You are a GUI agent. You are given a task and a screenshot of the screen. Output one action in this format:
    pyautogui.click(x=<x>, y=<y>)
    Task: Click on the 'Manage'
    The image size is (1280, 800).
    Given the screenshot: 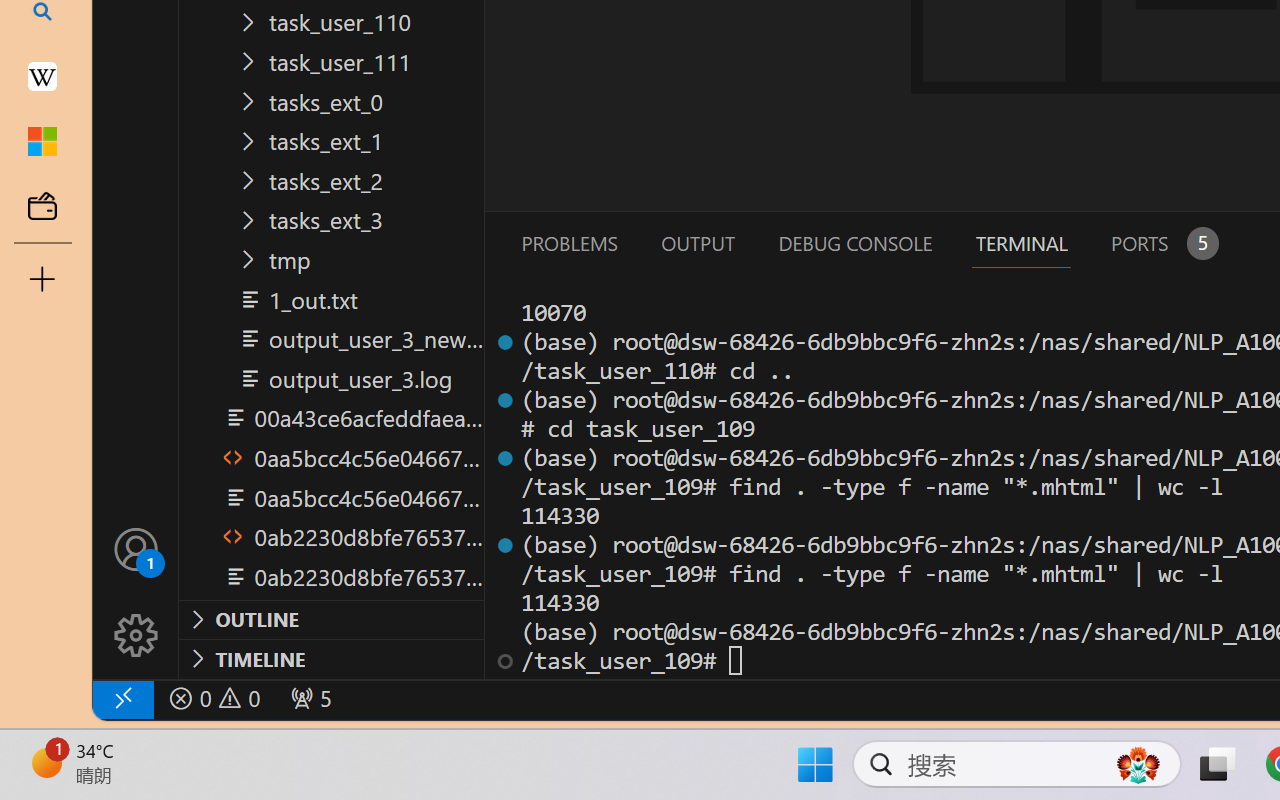 What is the action you would take?
    pyautogui.click(x=134, y=634)
    